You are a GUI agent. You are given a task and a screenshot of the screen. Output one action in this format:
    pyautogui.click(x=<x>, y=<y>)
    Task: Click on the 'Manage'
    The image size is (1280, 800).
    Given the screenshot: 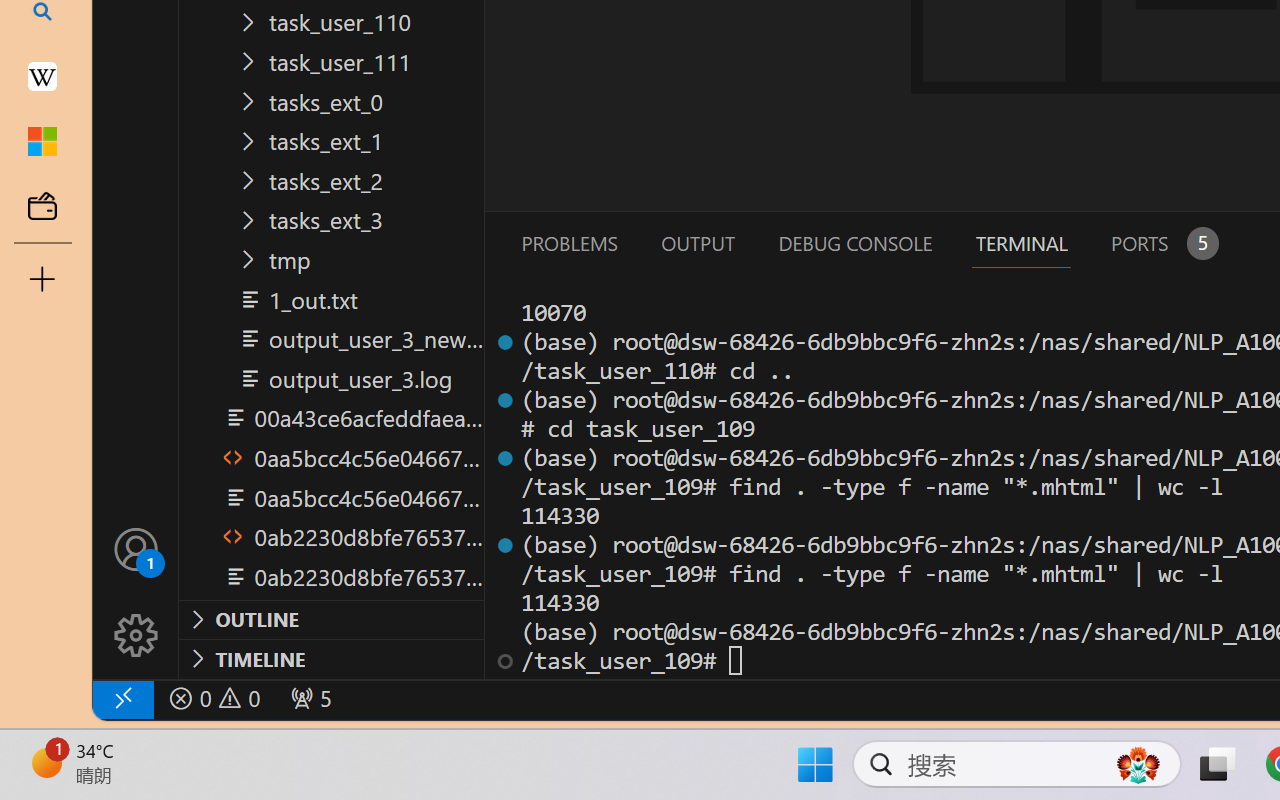 What is the action you would take?
    pyautogui.click(x=134, y=634)
    